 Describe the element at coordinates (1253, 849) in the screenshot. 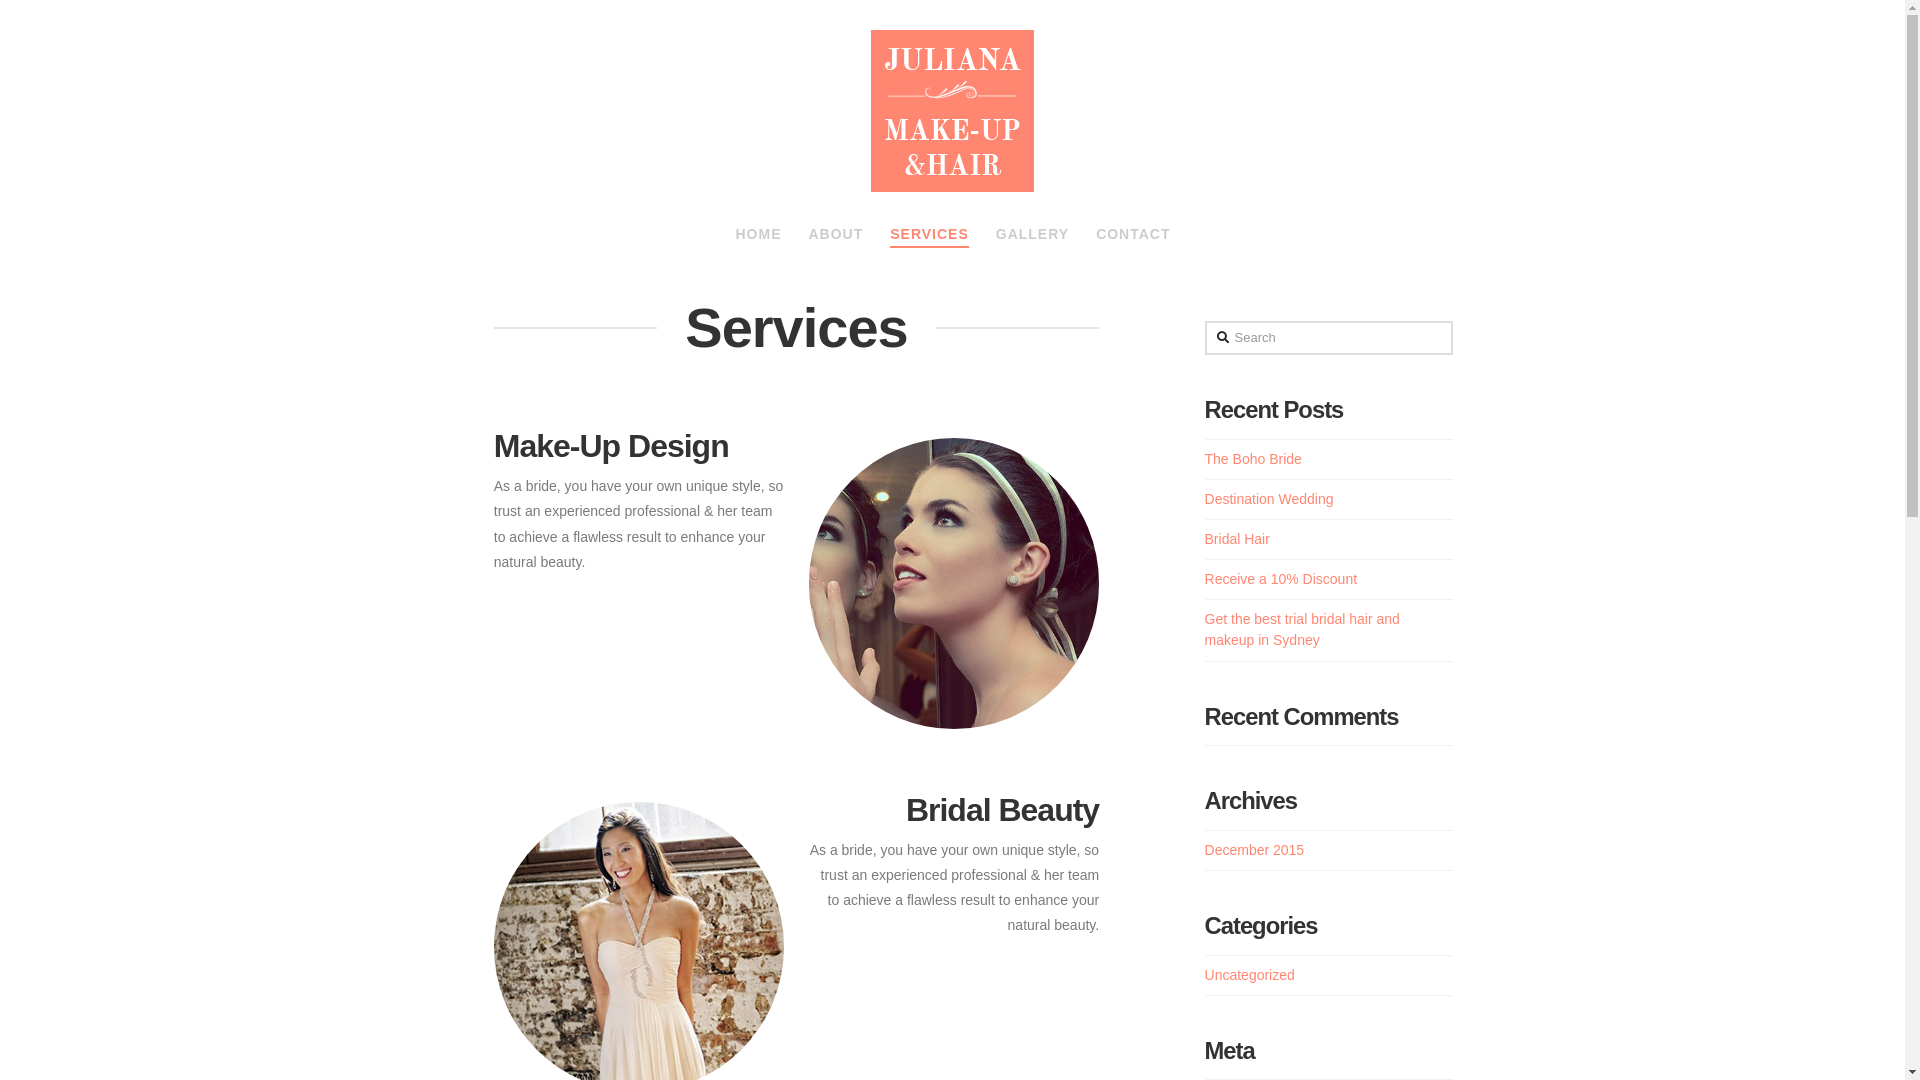

I see `'December 2015'` at that location.